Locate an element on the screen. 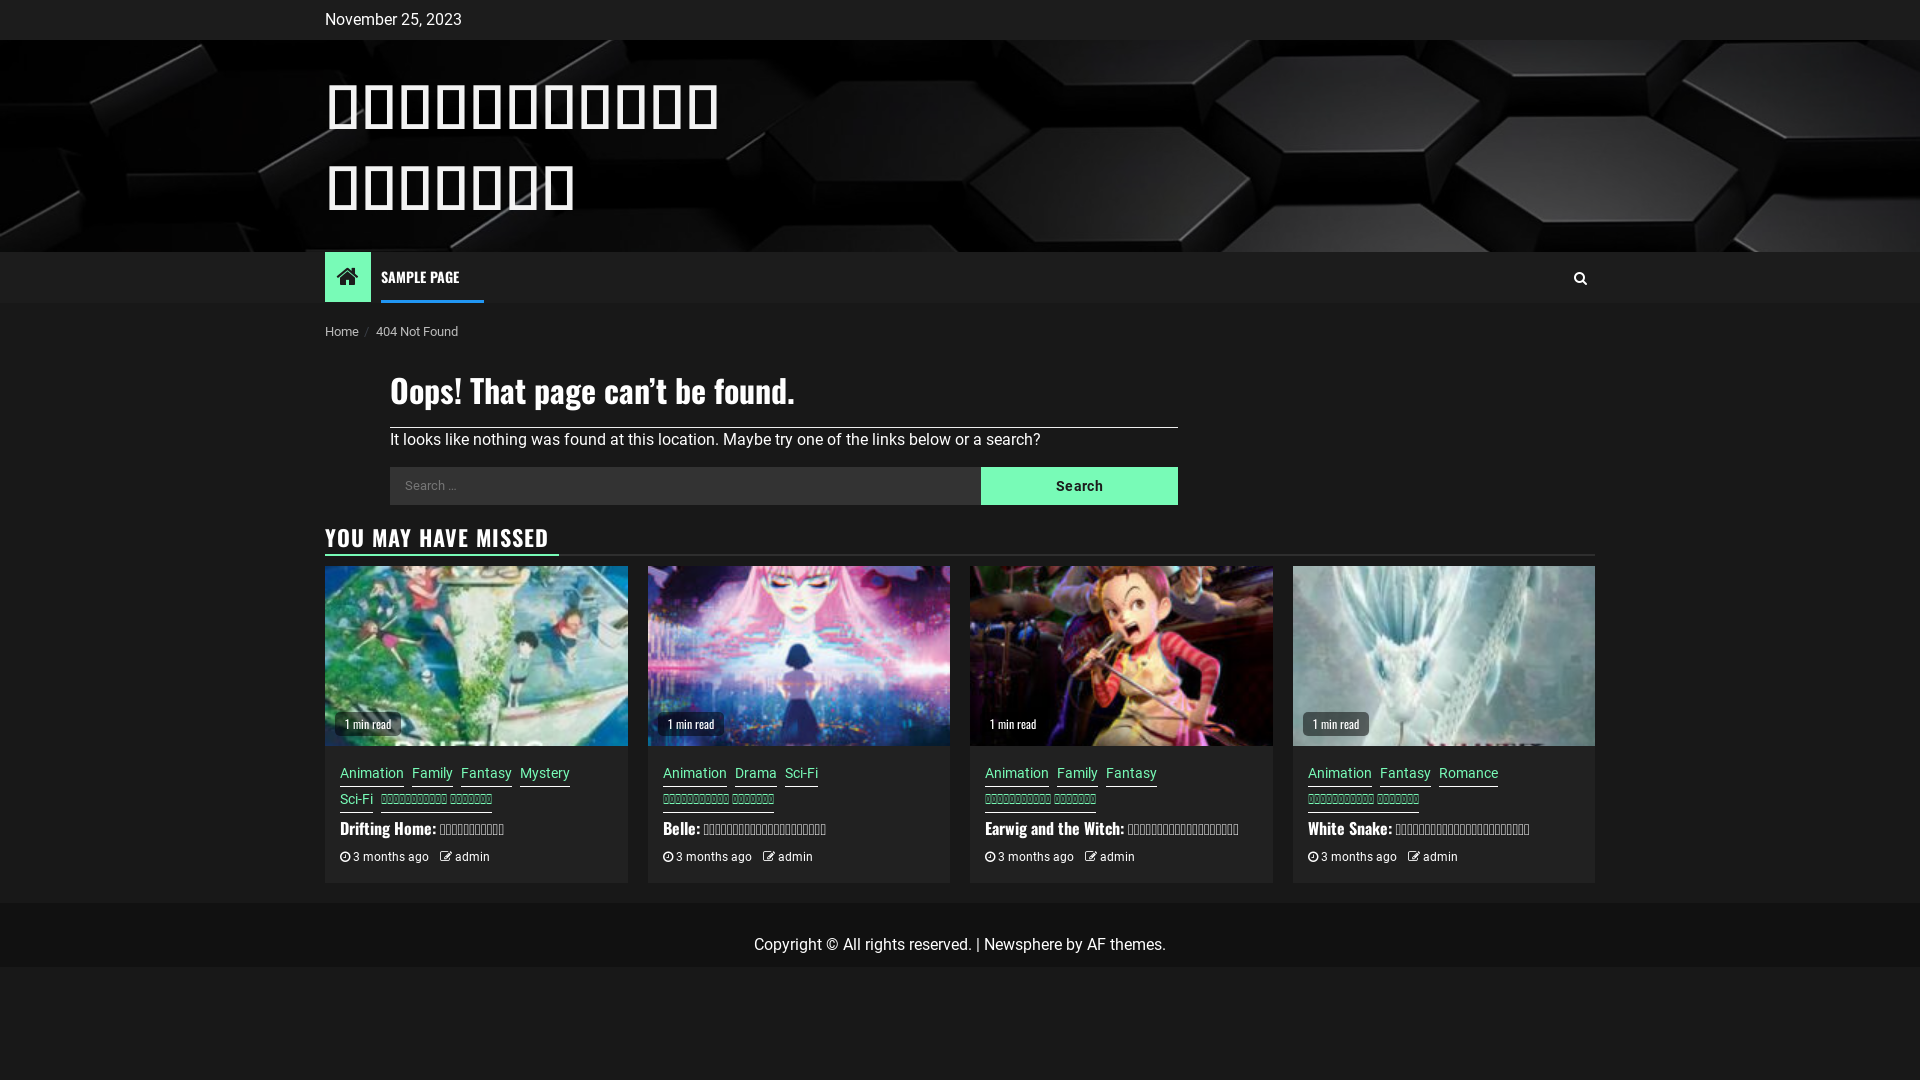 This screenshot has height=1080, width=1920. 'Drama' is located at coordinates (753, 774).